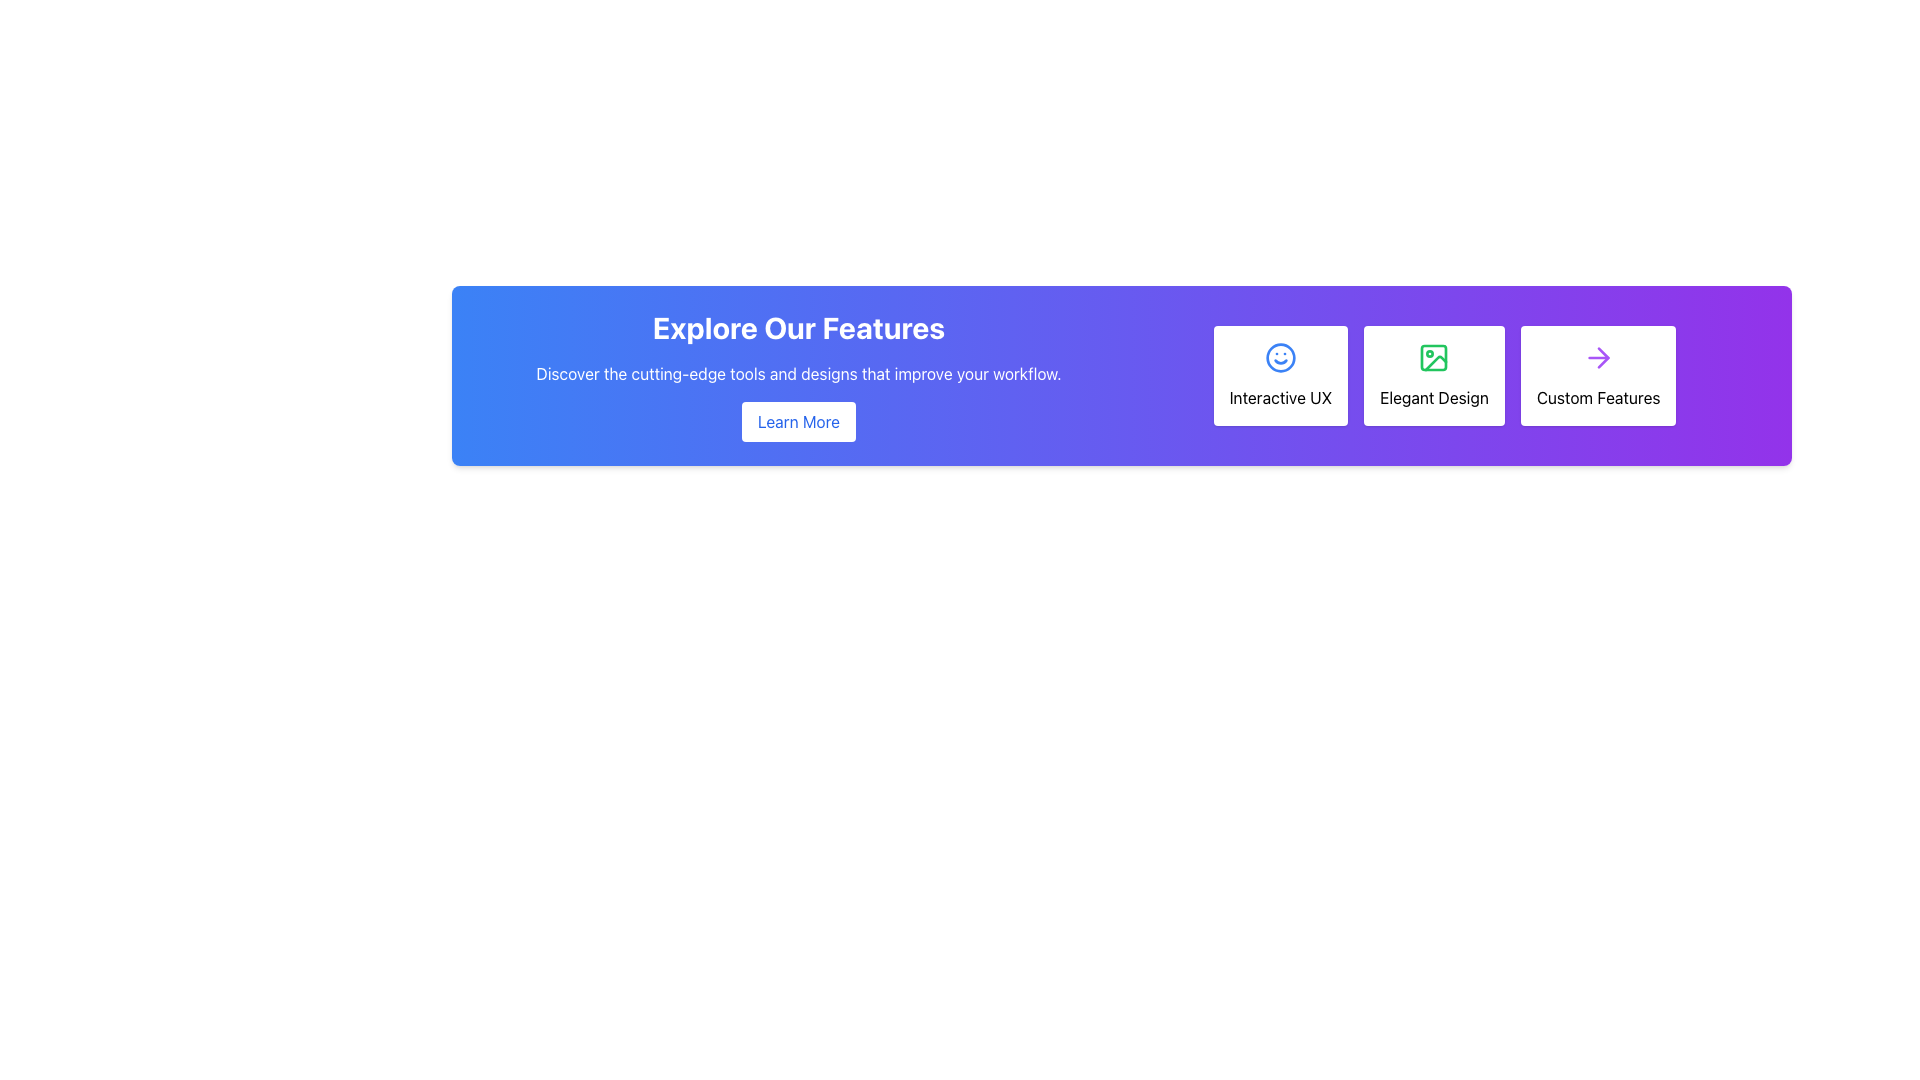 Image resolution: width=1920 pixels, height=1080 pixels. What do you see at coordinates (1280, 357) in the screenshot?
I see `the 'Interactive UX' icon, which is visually represented within the first card labeled 'Interactive UX' located in the middle of three feature cards` at bounding box center [1280, 357].